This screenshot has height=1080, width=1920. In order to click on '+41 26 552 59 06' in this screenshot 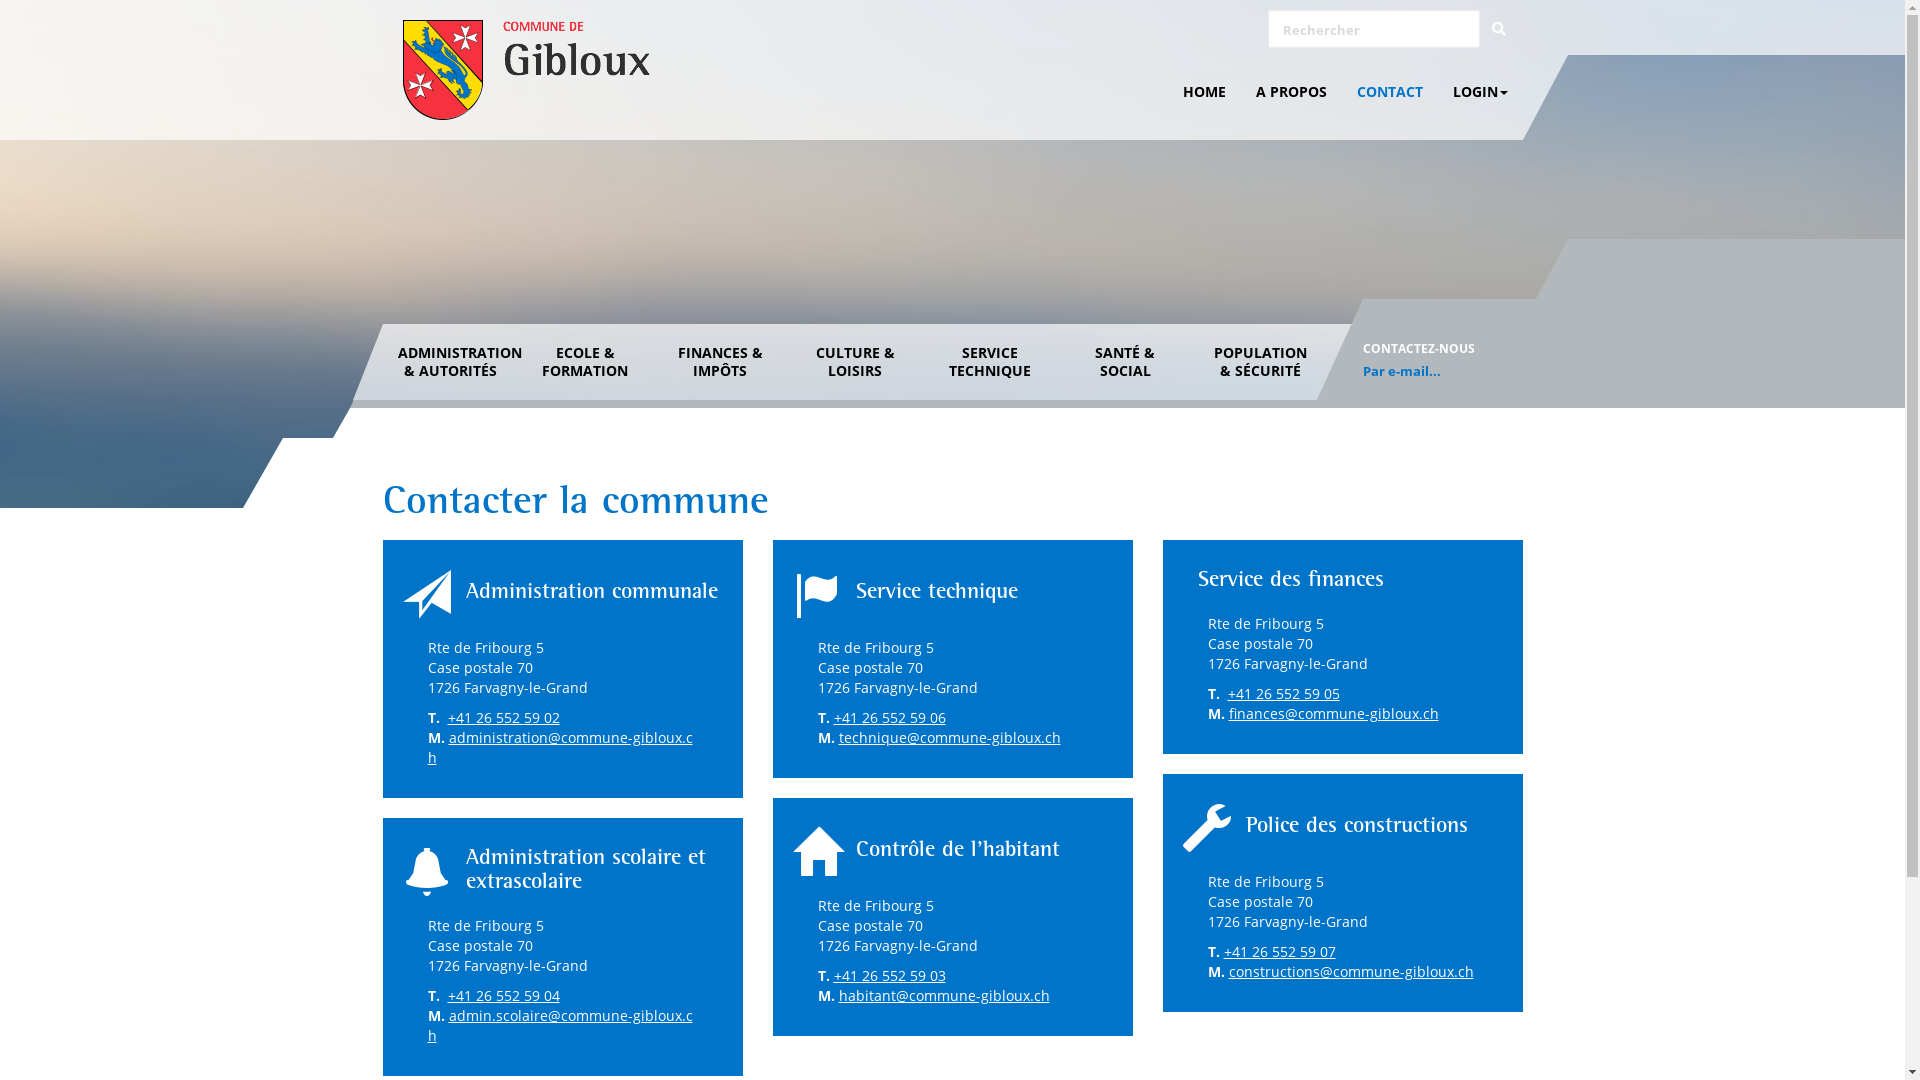, I will do `click(888, 716)`.